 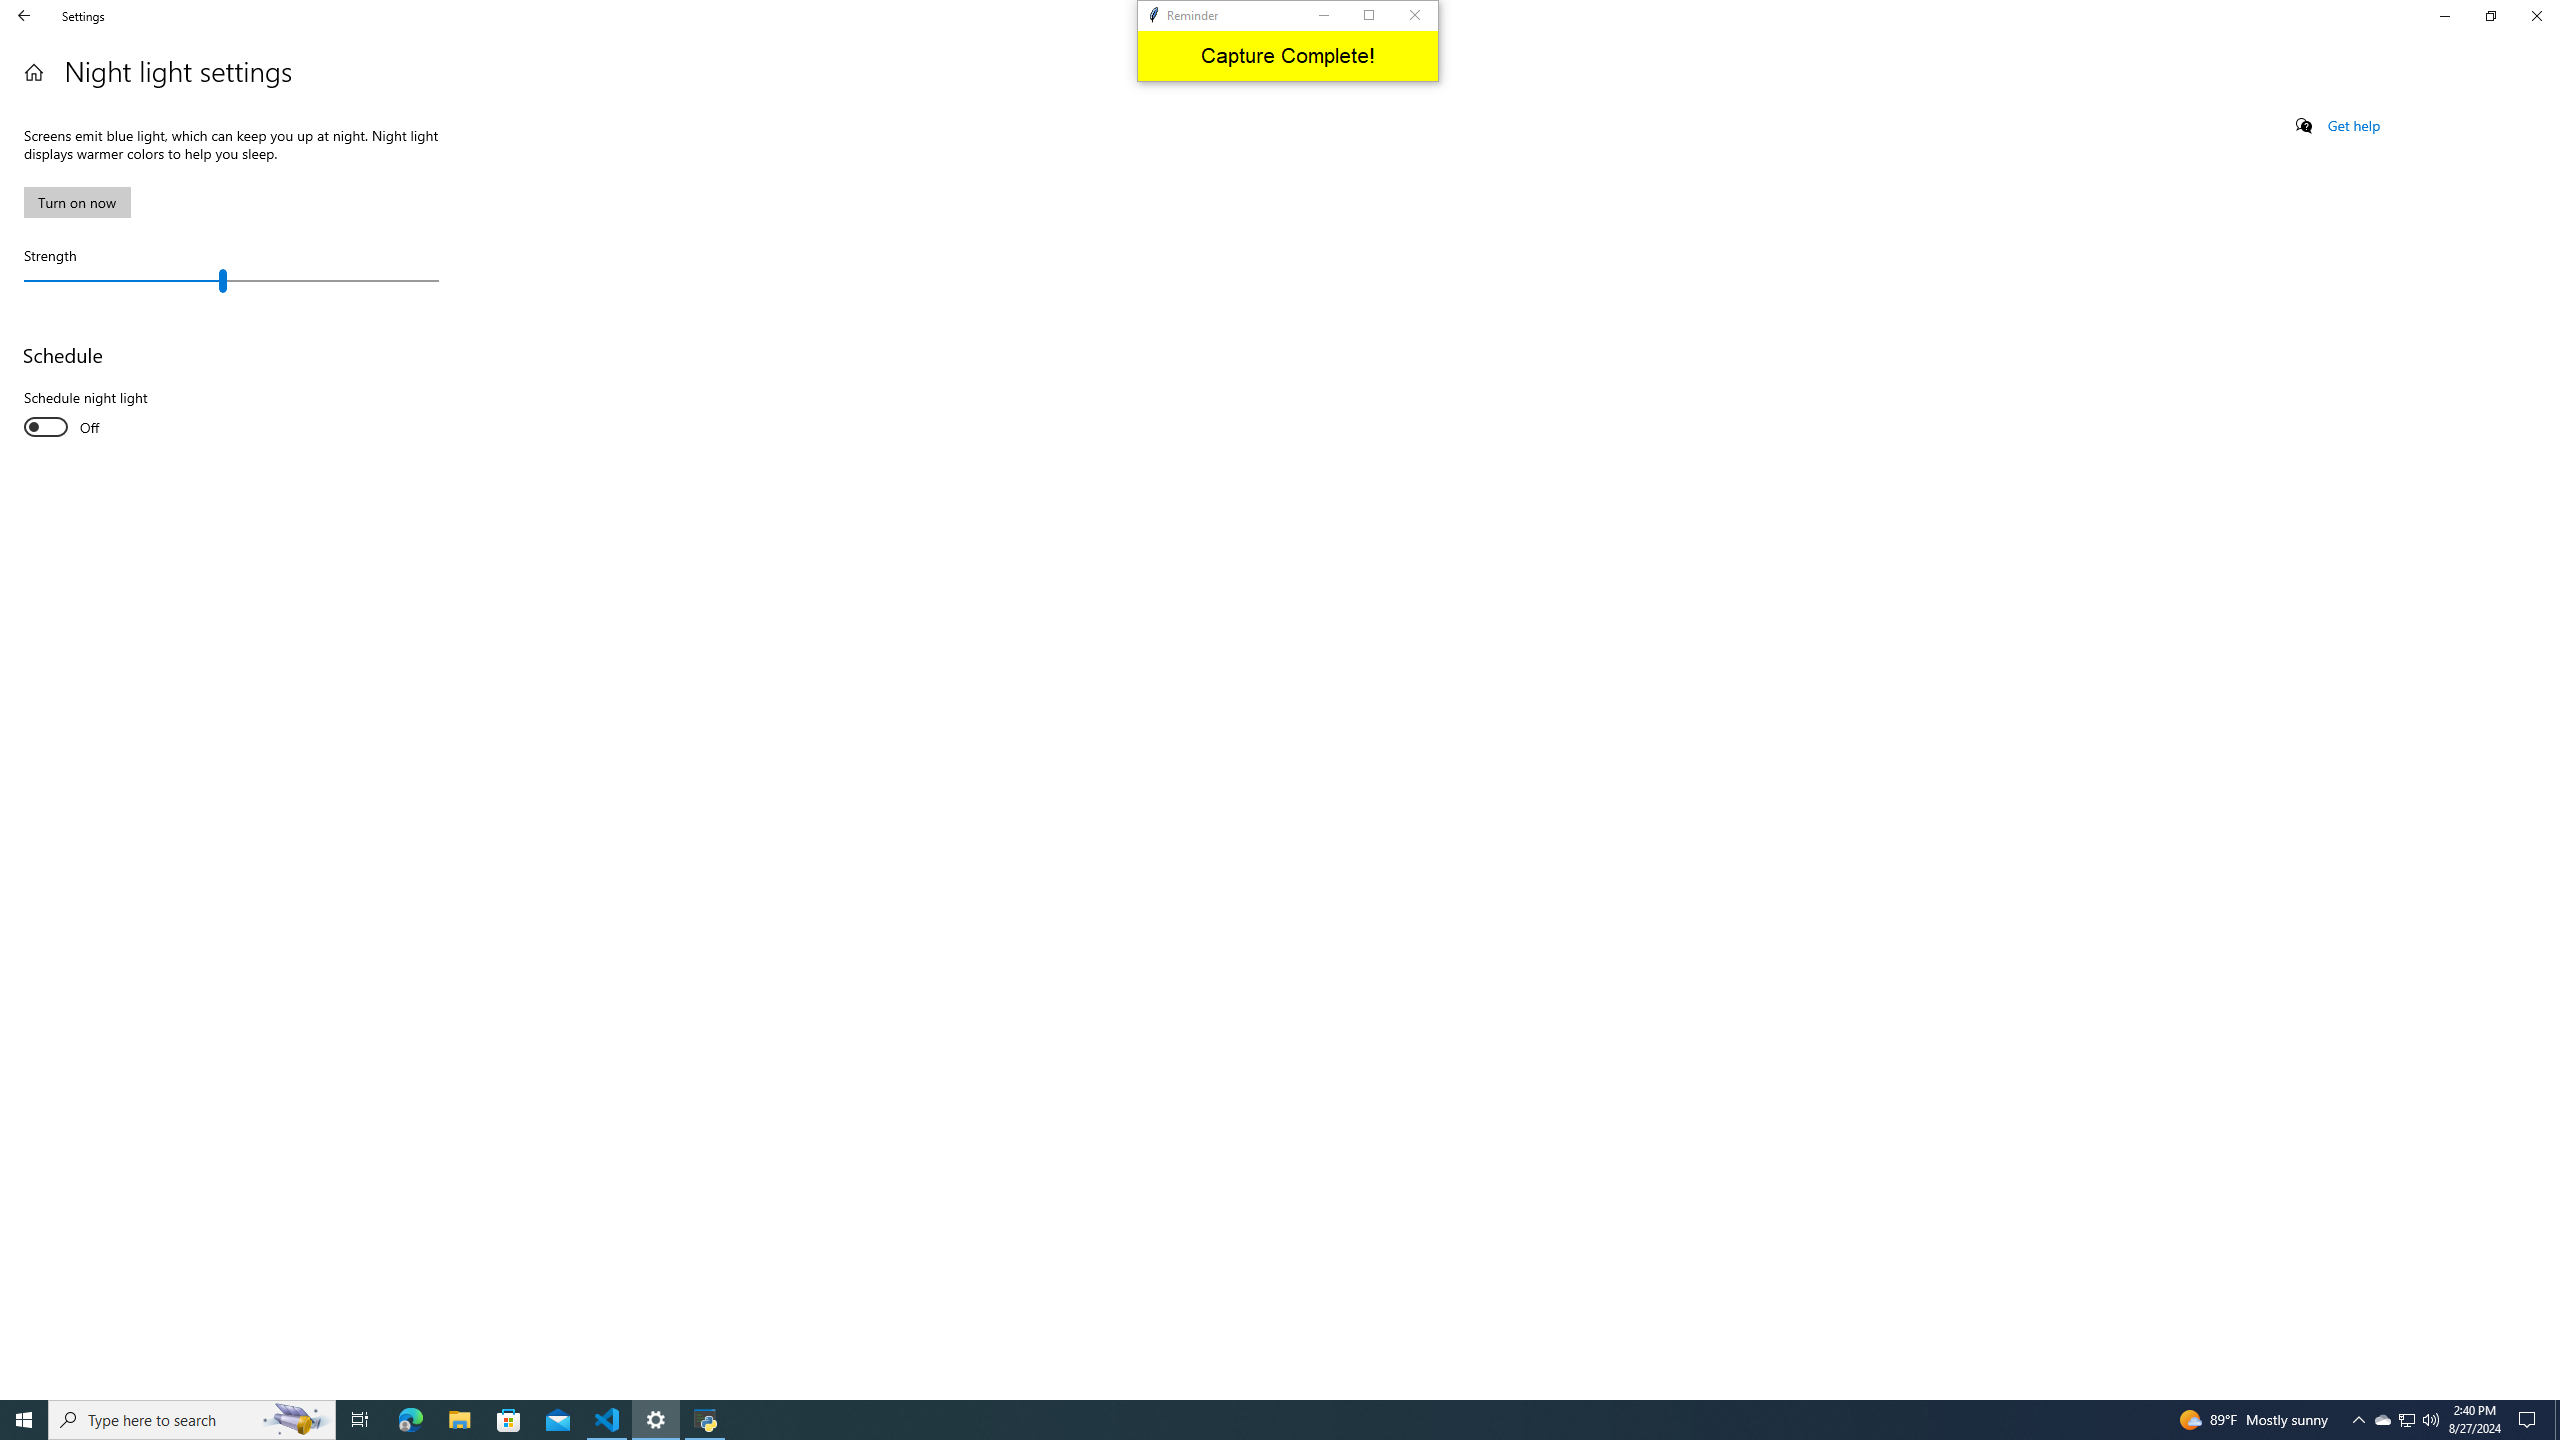 I want to click on 'Home', so click(x=33, y=72).